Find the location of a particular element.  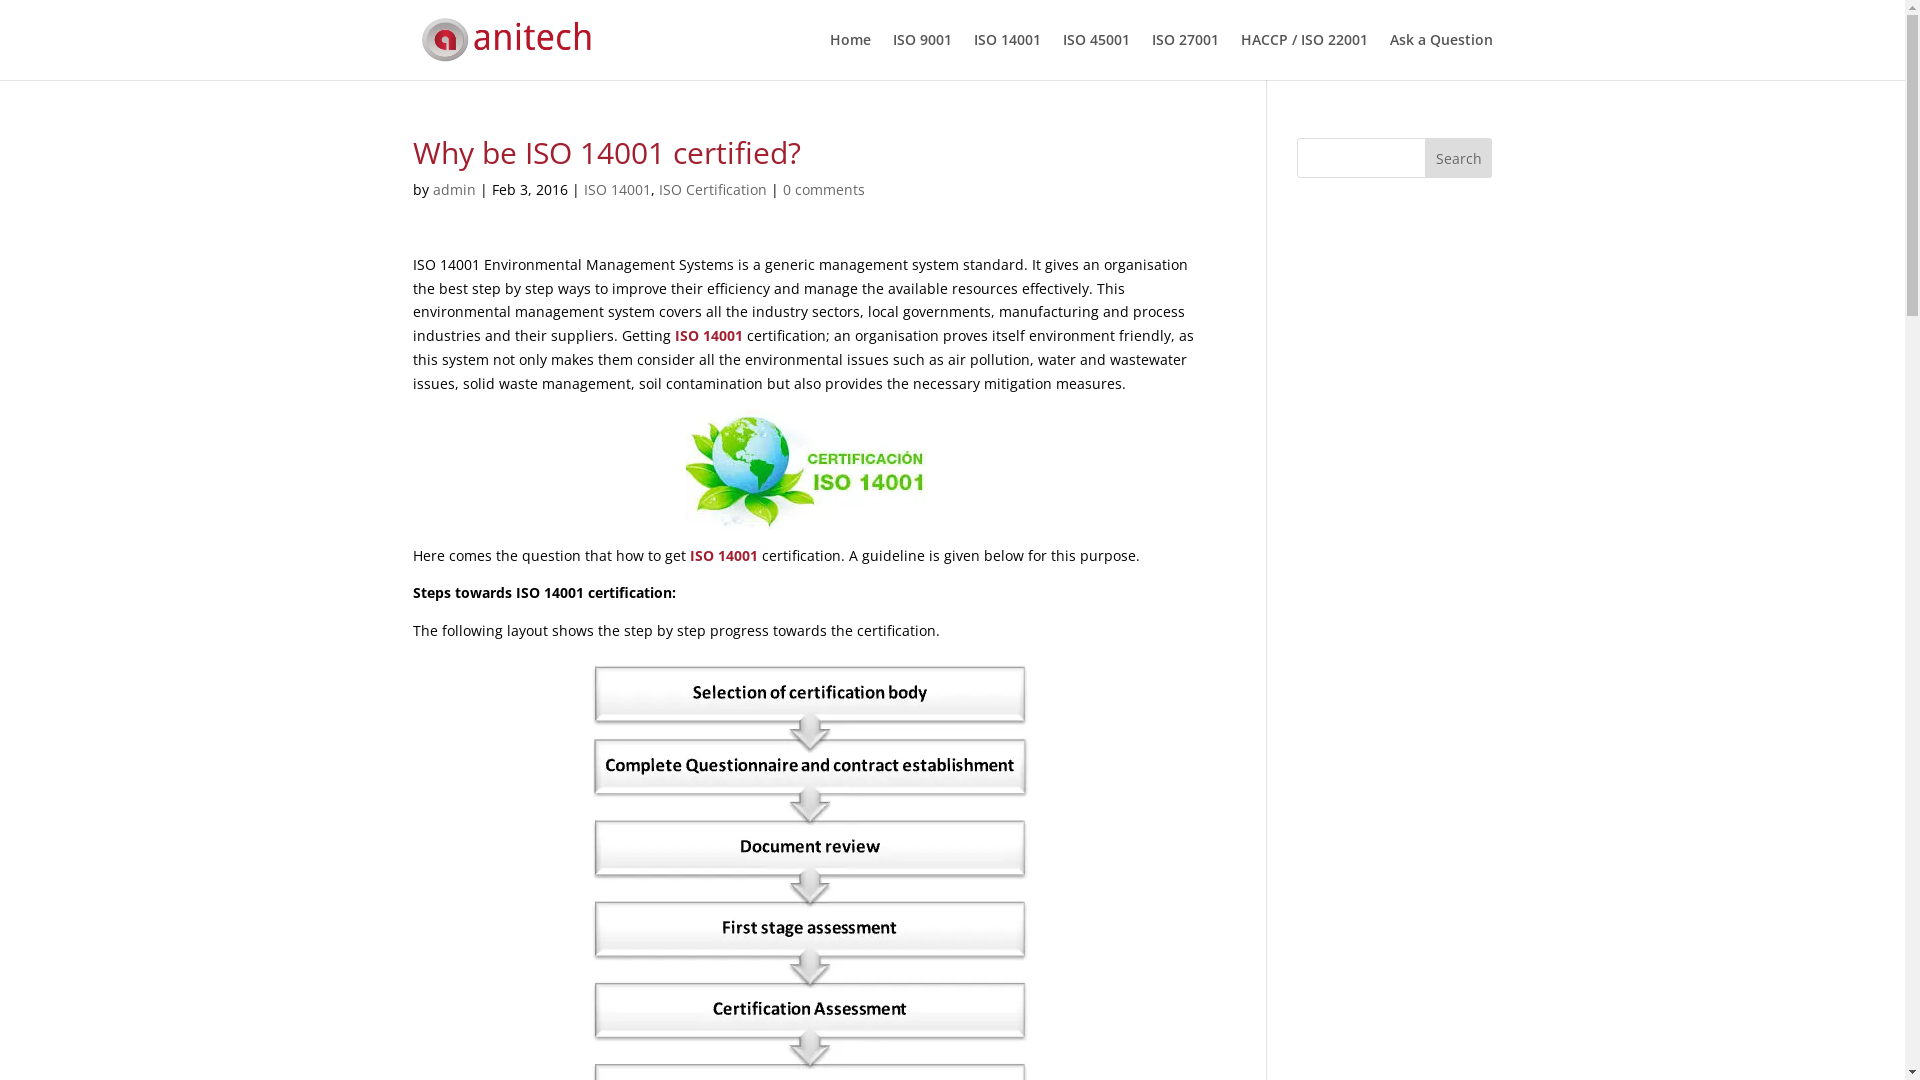

'ISO Certification' is located at coordinates (711, 189).